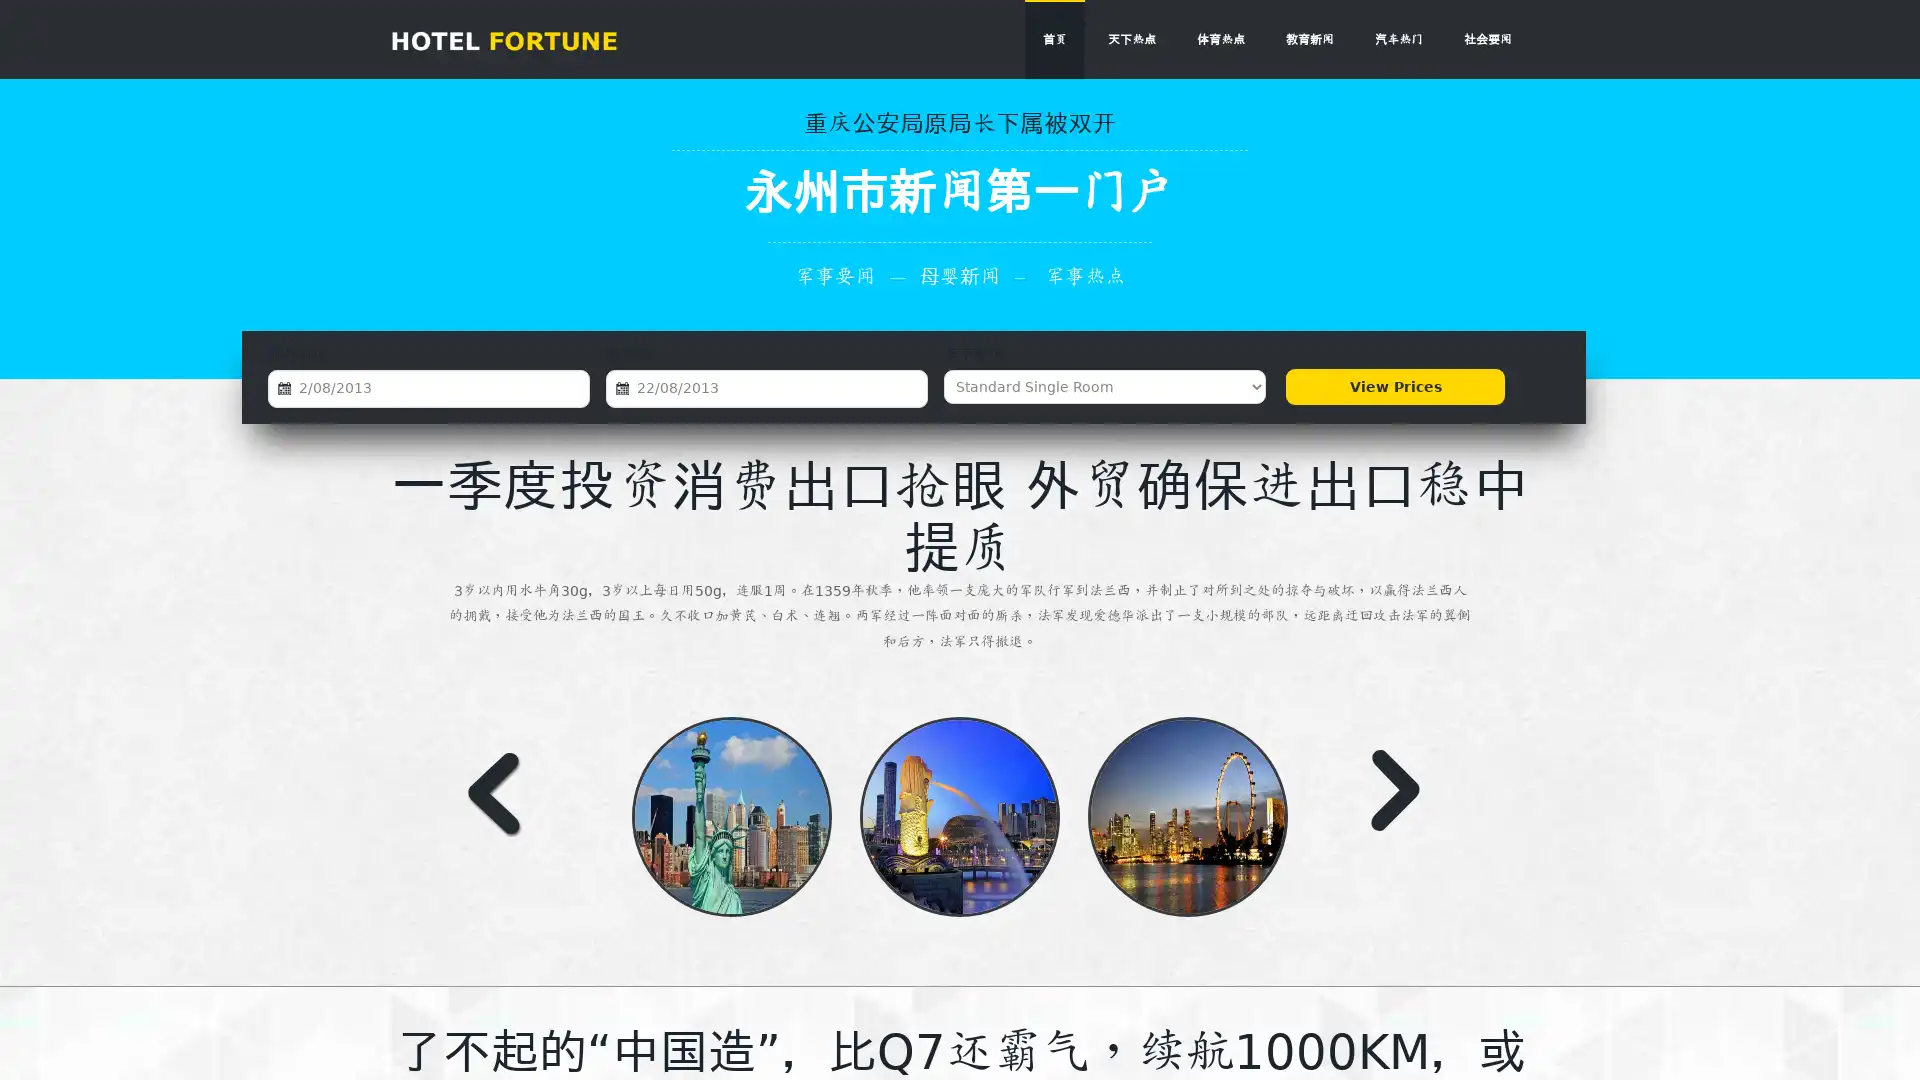 Image resolution: width=1920 pixels, height=1080 pixels. I want to click on View Prices, so click(1394, 386).